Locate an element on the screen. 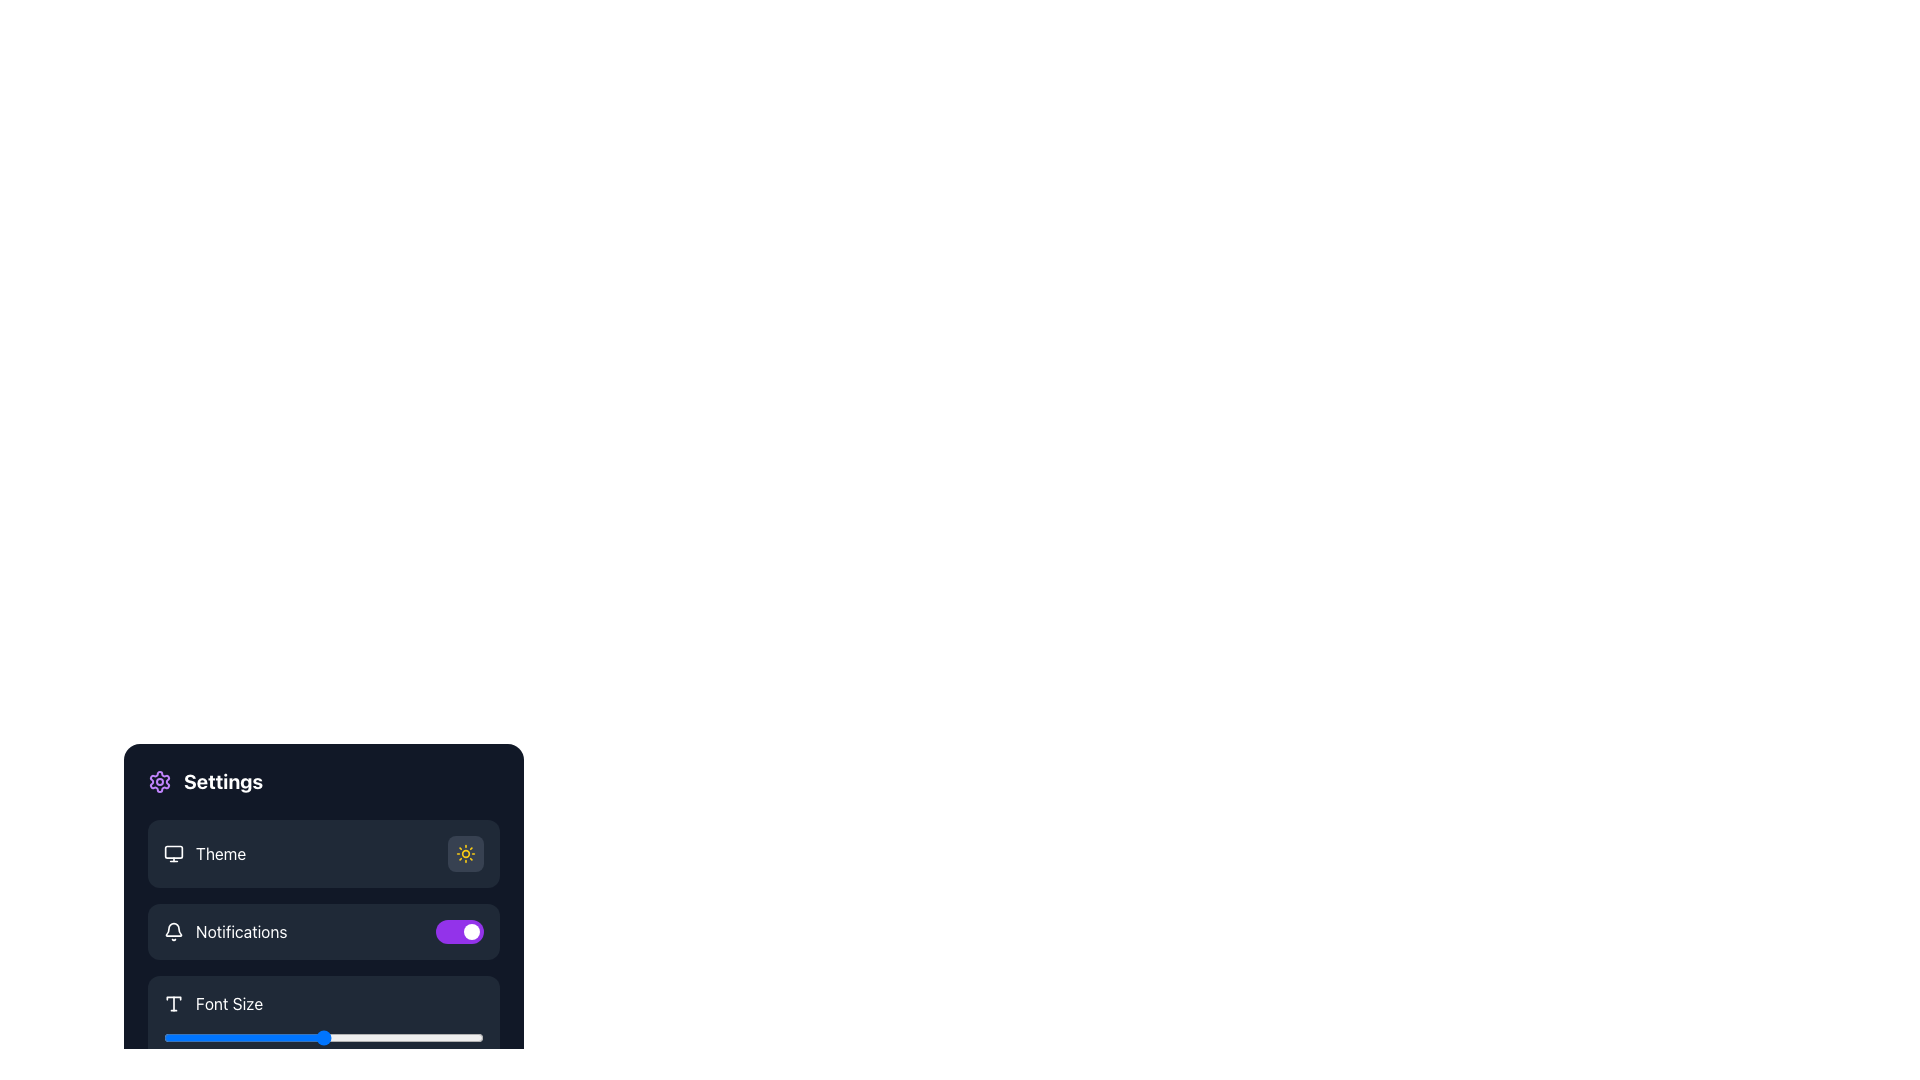 This screenshot has width=1920, height=1080. the theme selection button located at the center of the Settings section is located at coordinates (324, 853).